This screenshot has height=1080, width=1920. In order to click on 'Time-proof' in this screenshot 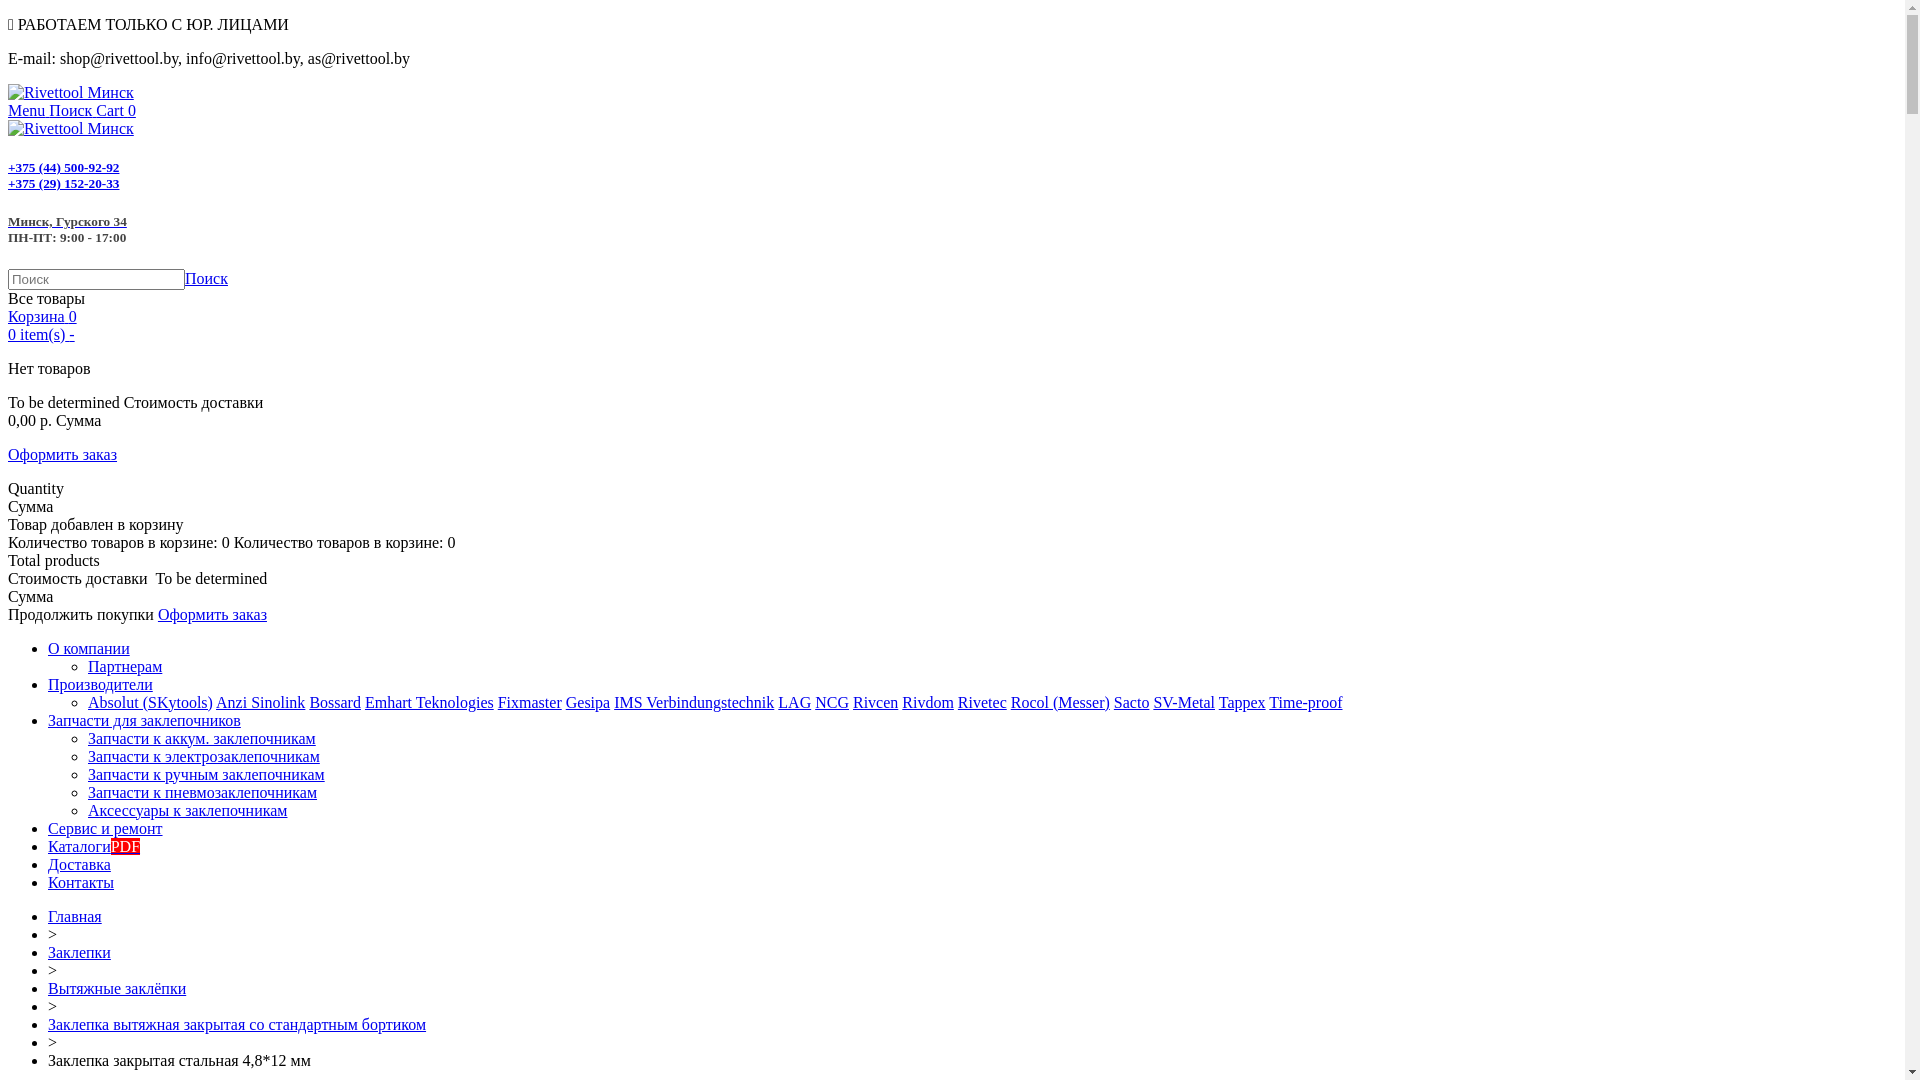, I will do `click(1305, 701)`.